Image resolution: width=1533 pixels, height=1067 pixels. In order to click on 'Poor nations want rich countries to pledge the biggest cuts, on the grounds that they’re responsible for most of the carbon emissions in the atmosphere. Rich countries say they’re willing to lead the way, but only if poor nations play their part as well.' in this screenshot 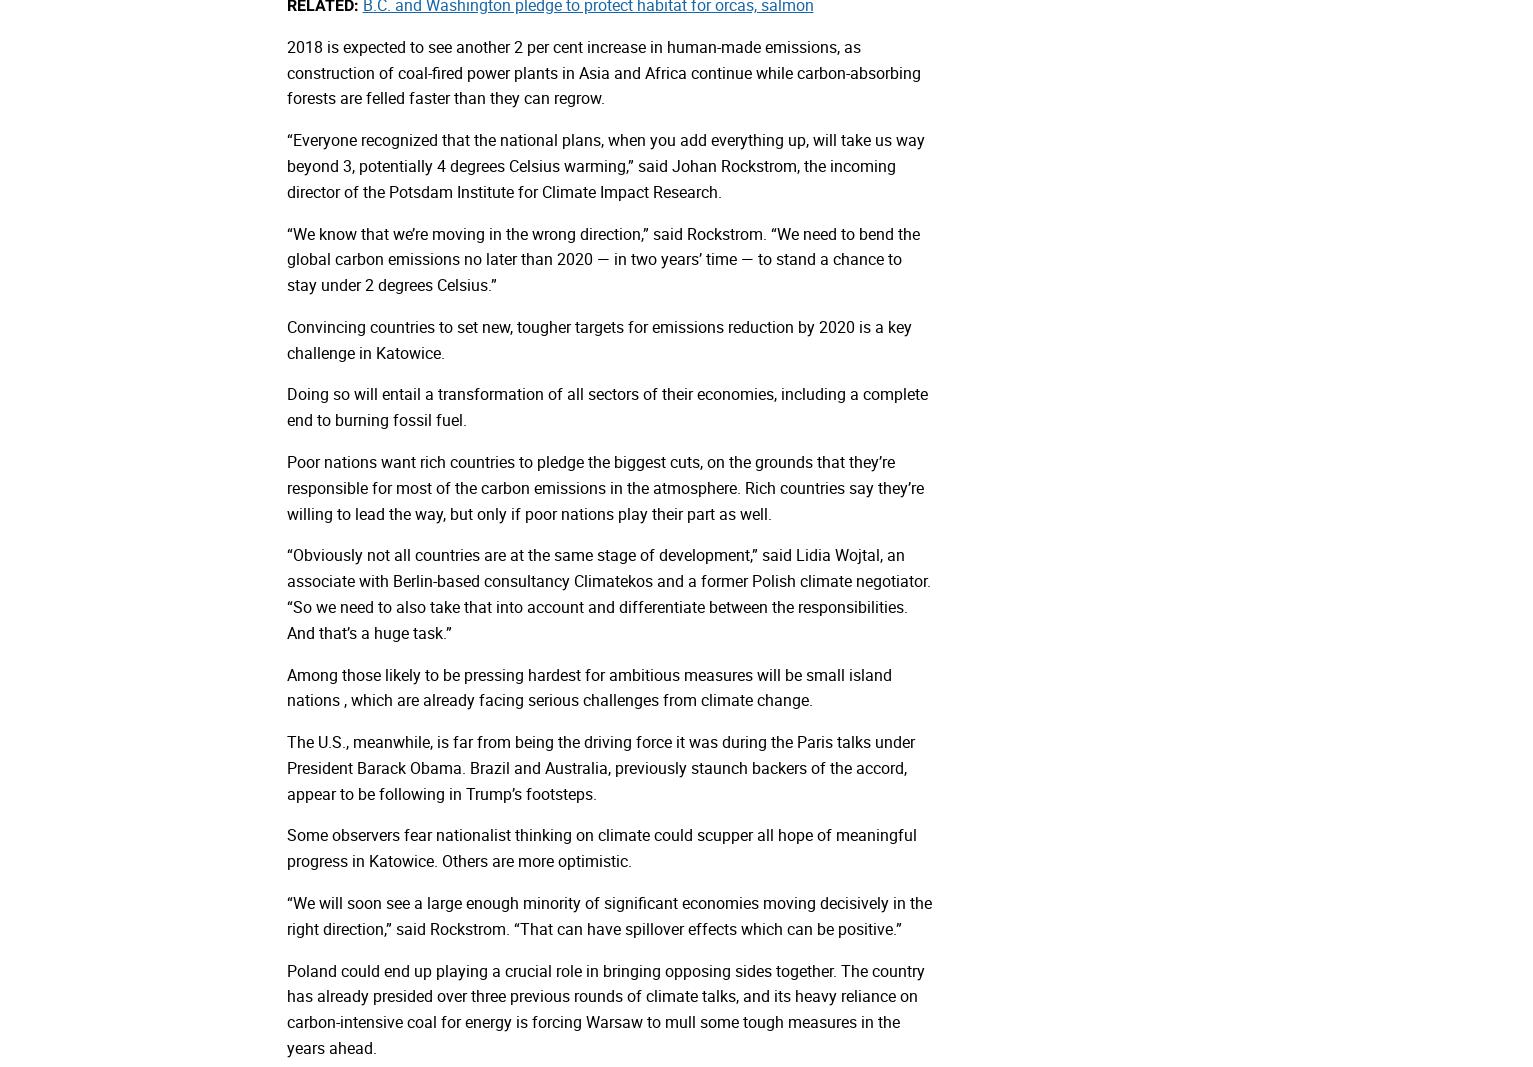, I will do `click(603, 486)`.